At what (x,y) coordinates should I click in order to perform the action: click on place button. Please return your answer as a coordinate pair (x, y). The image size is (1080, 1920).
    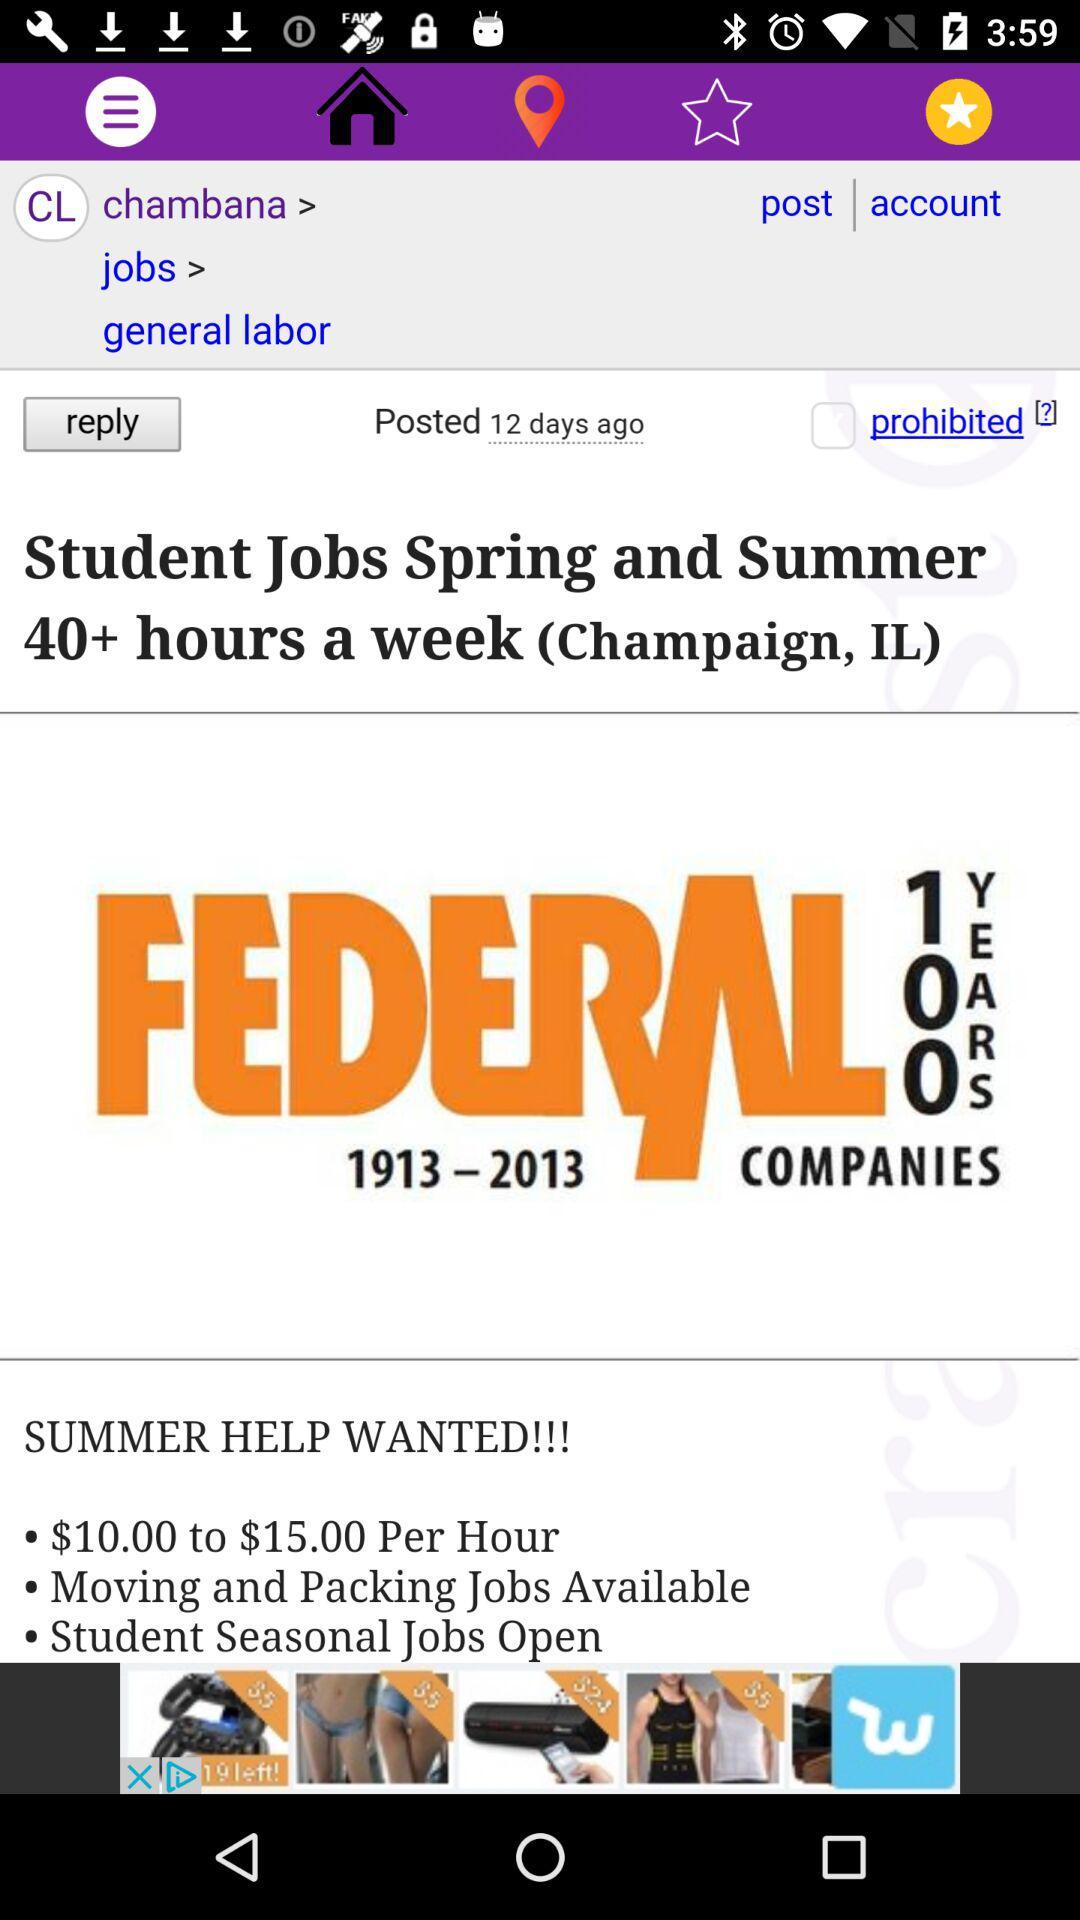
    Looking at the image, I should click on (538, 110).